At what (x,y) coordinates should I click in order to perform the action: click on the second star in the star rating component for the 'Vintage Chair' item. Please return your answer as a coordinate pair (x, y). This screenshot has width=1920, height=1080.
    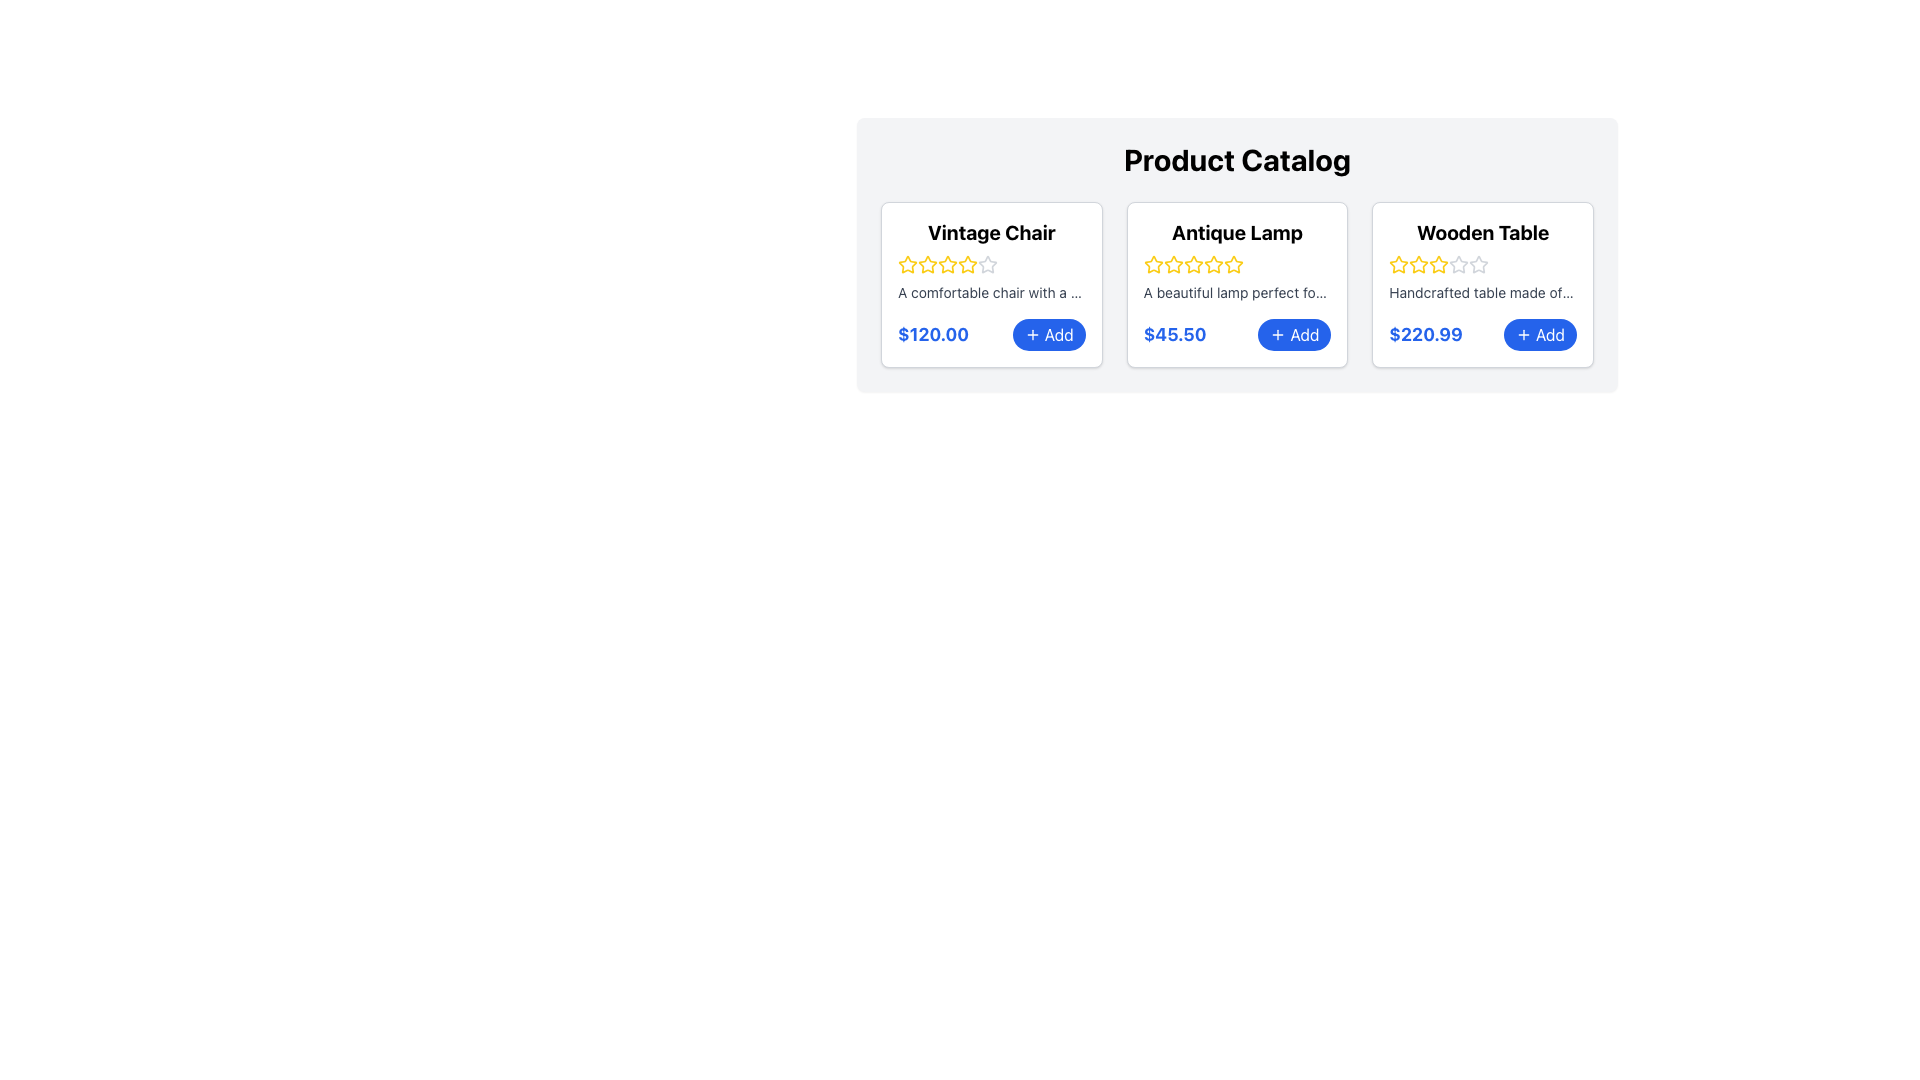
    Looking at the image, I should click on (947, 263).